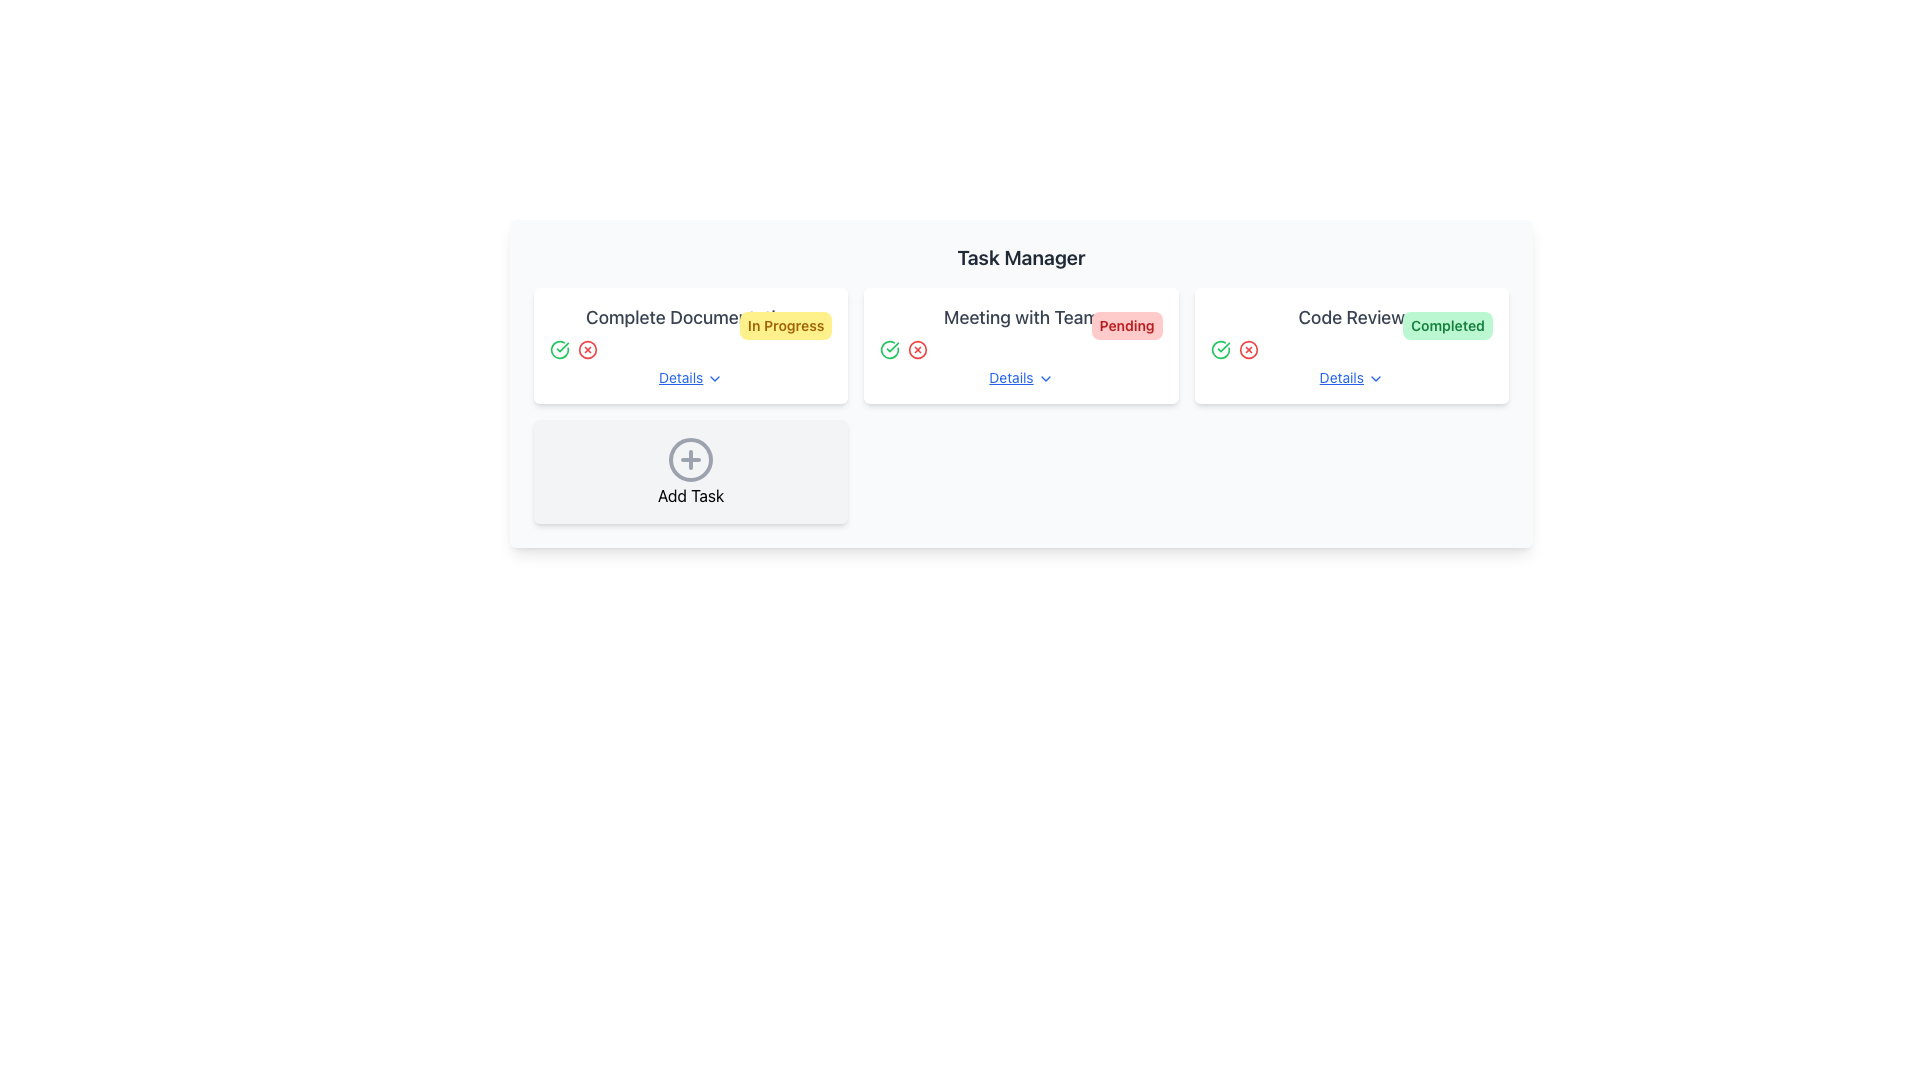 Image resolution: width=1920 pixels, height=1080 pixels. Describe the element at coordinates (1351, 316) in the screenshot. I see `the text label located at the top-center of the card, which serves as the title or descriptive label for the task` at that location.